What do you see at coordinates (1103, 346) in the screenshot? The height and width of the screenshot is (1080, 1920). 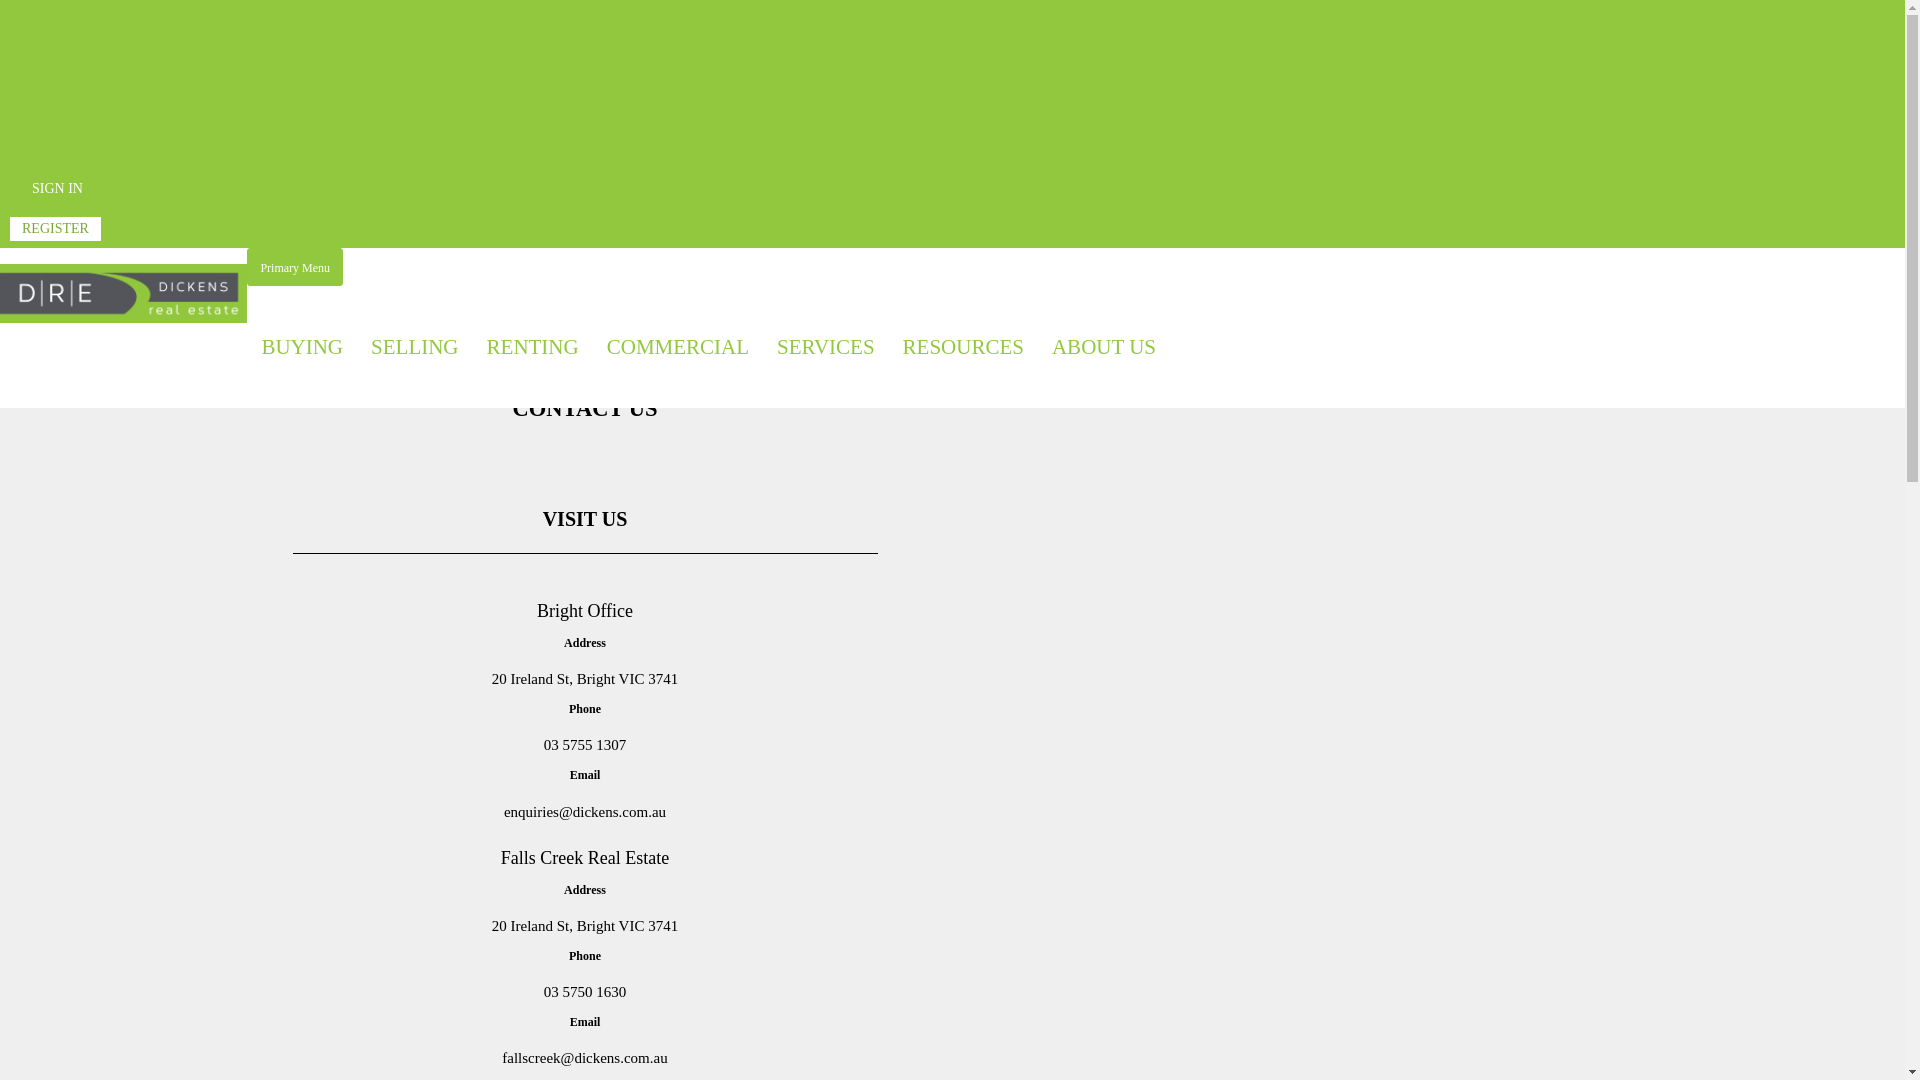 I see `'ABOUT US'` at bounding box center [1103, 346].